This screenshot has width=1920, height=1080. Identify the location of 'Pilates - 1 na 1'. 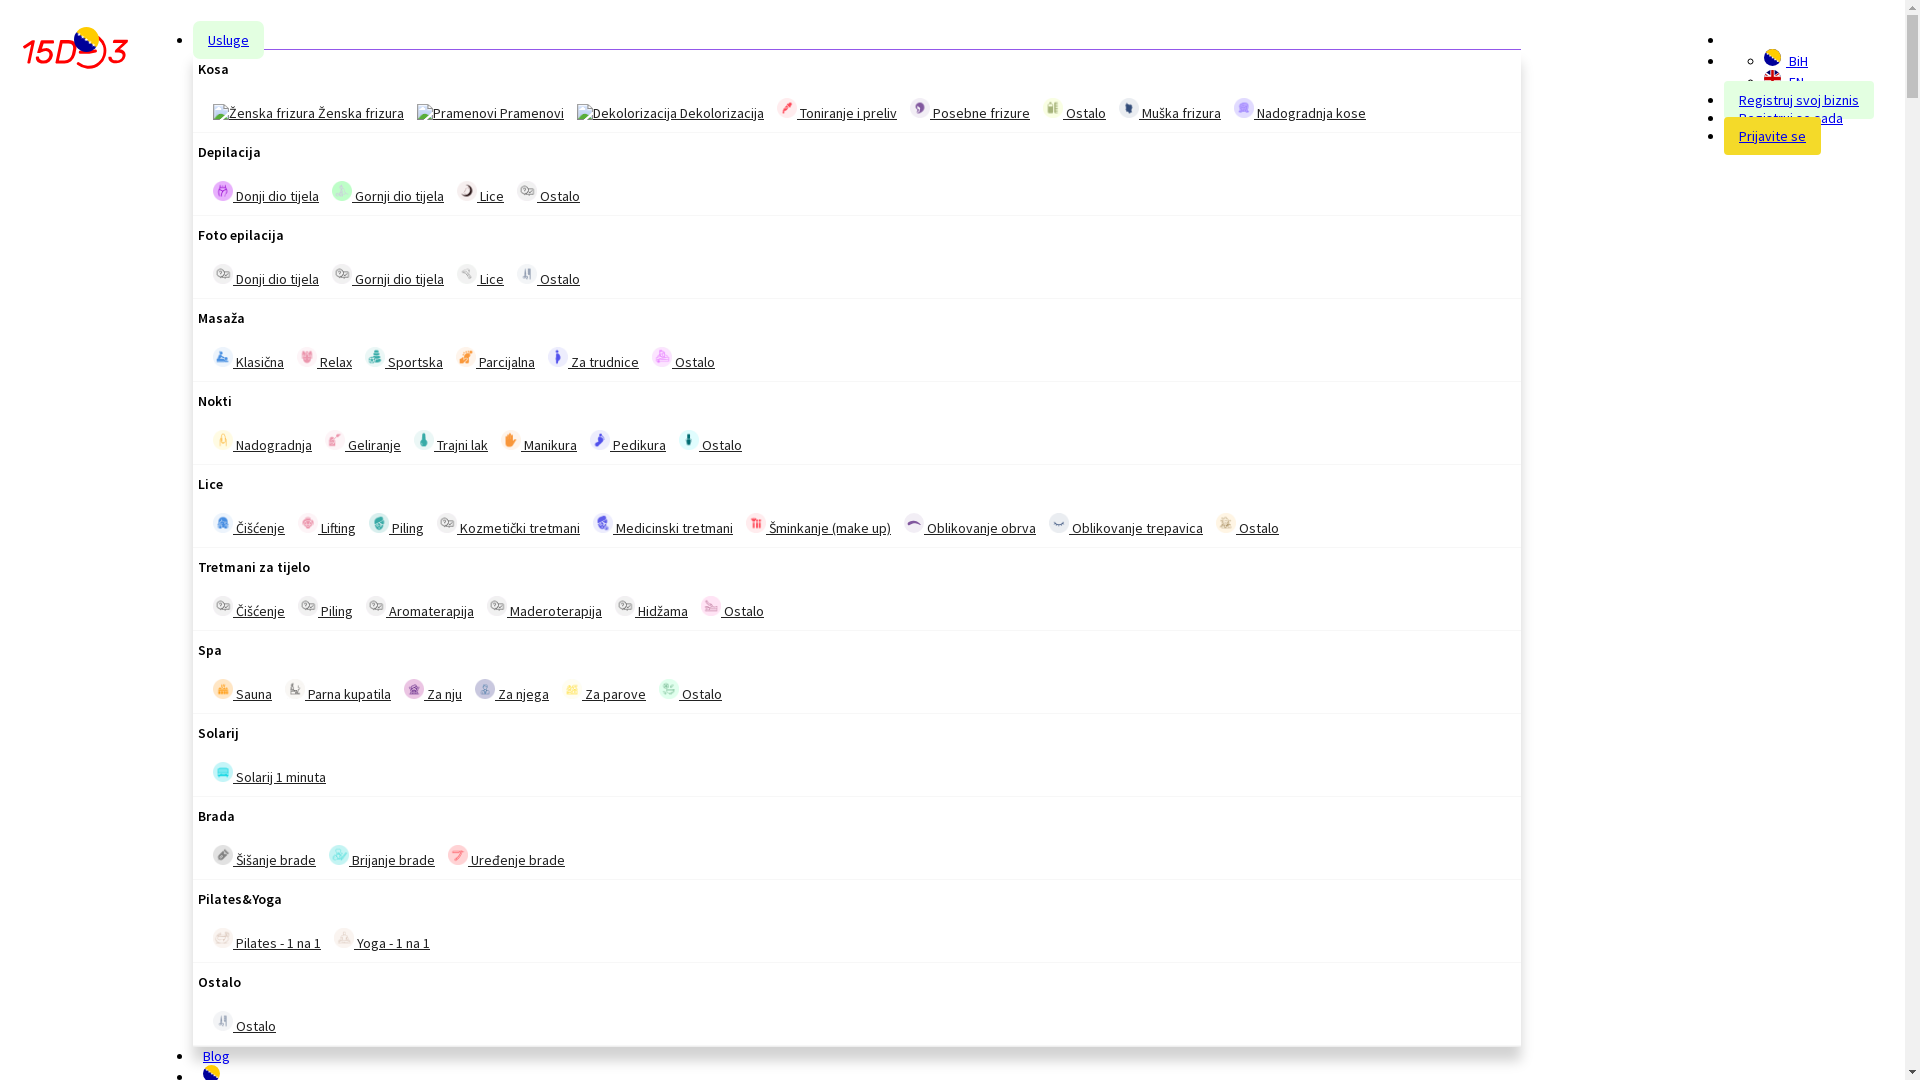
(222, 937).